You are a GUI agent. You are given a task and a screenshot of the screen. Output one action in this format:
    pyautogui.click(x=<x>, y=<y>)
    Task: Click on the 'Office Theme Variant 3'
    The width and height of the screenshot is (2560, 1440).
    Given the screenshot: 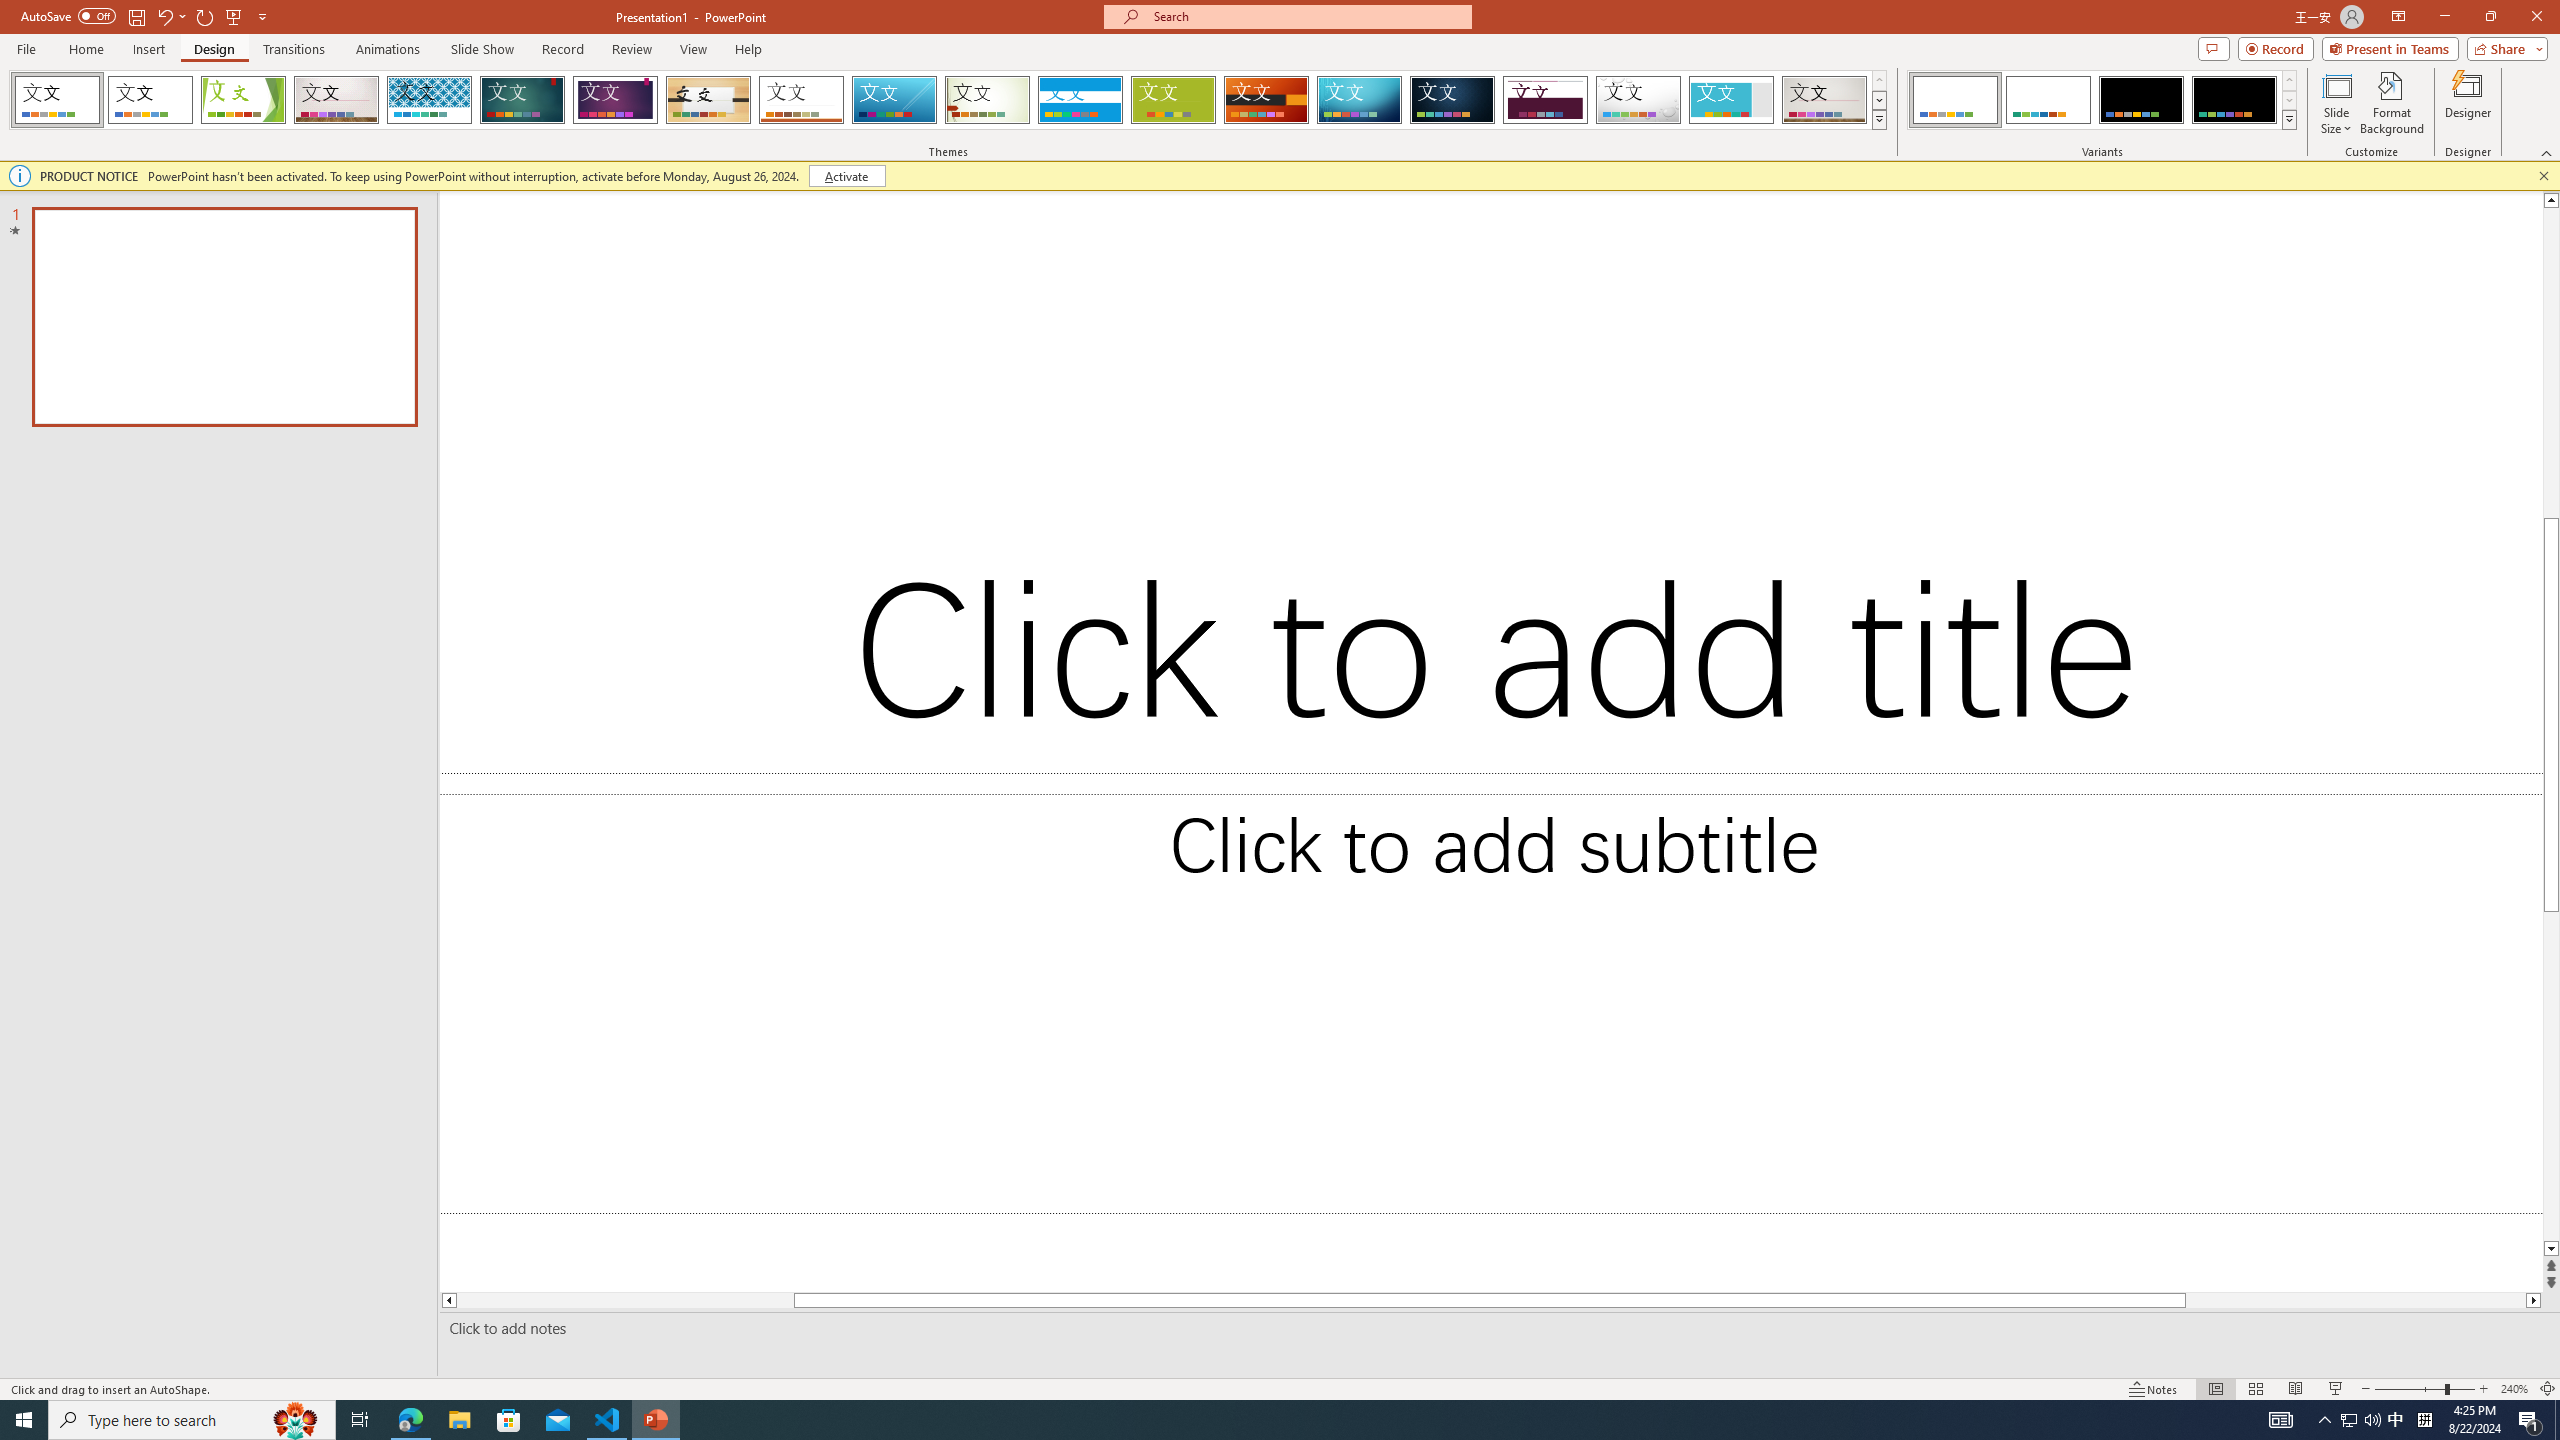 What is the action you would take?
    pyautogui.click(x=2140, y=99)
    